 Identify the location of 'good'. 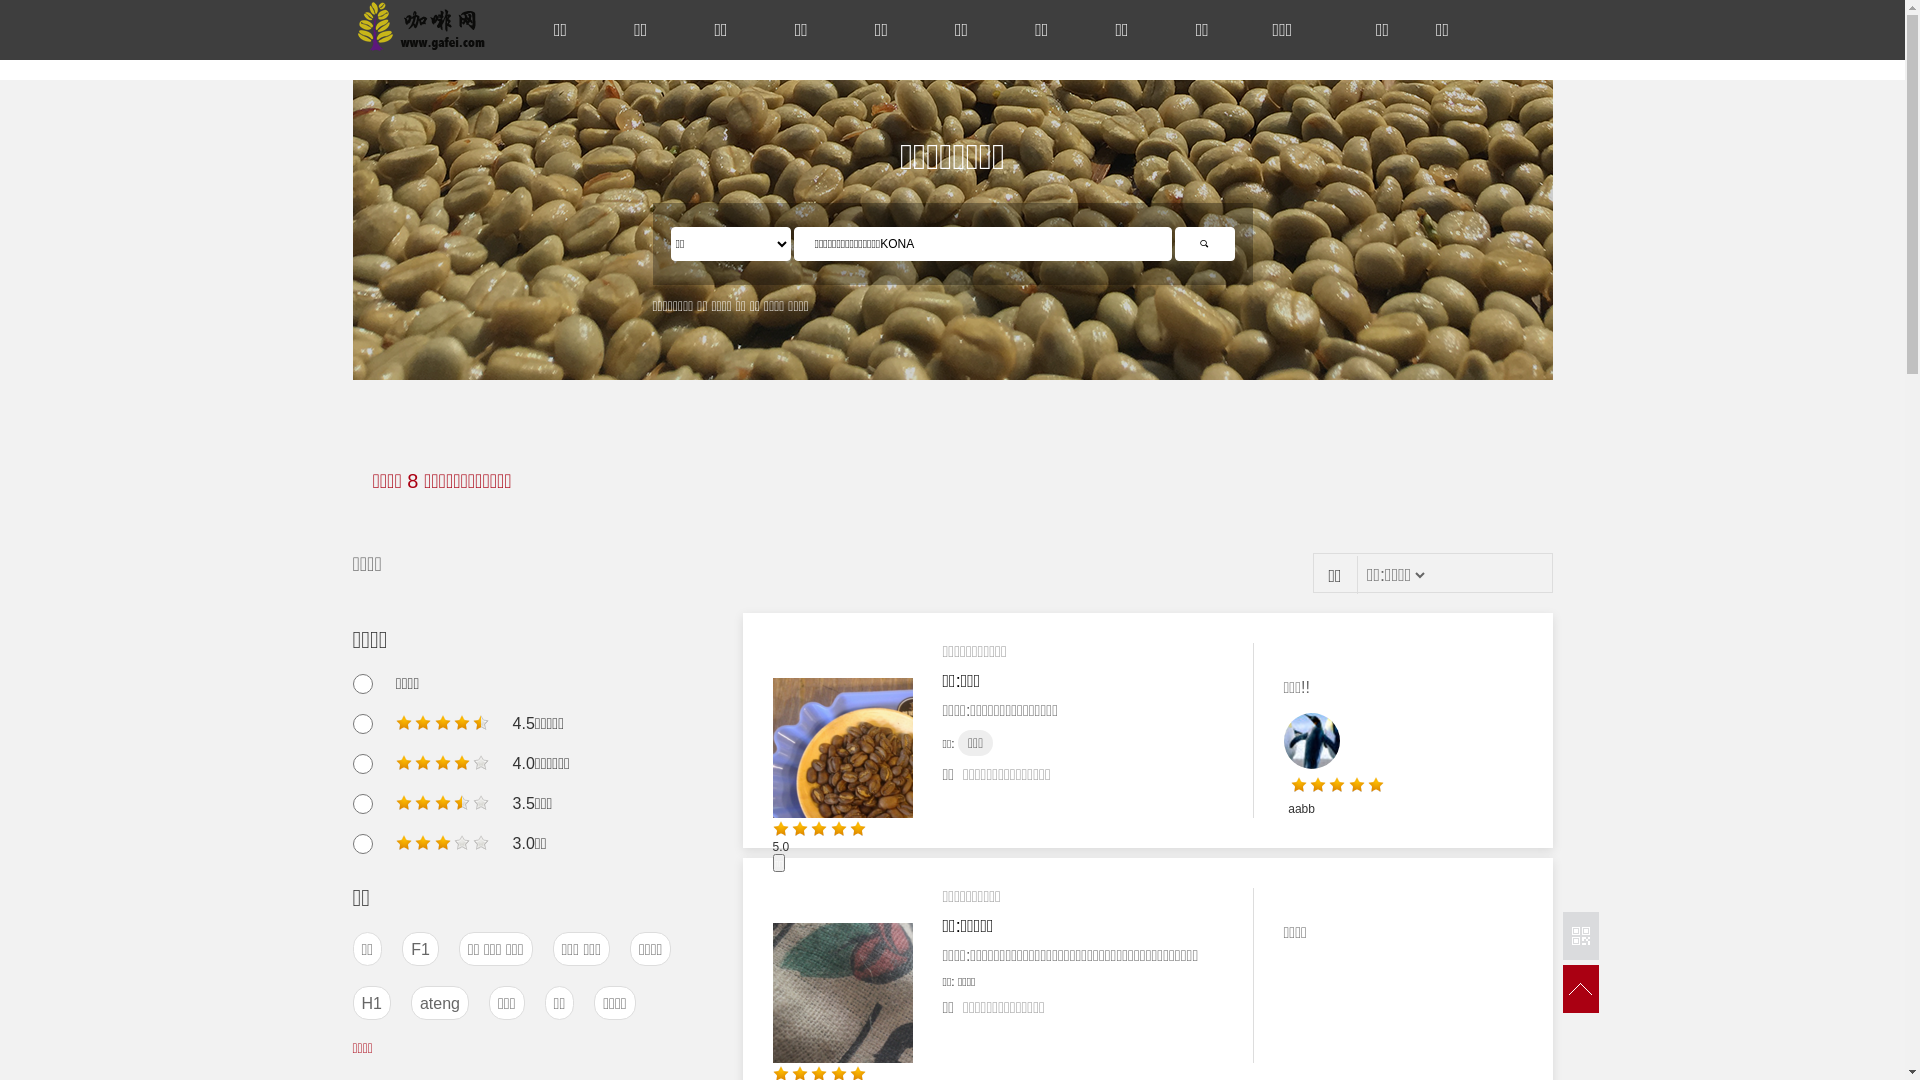
(441, 762).